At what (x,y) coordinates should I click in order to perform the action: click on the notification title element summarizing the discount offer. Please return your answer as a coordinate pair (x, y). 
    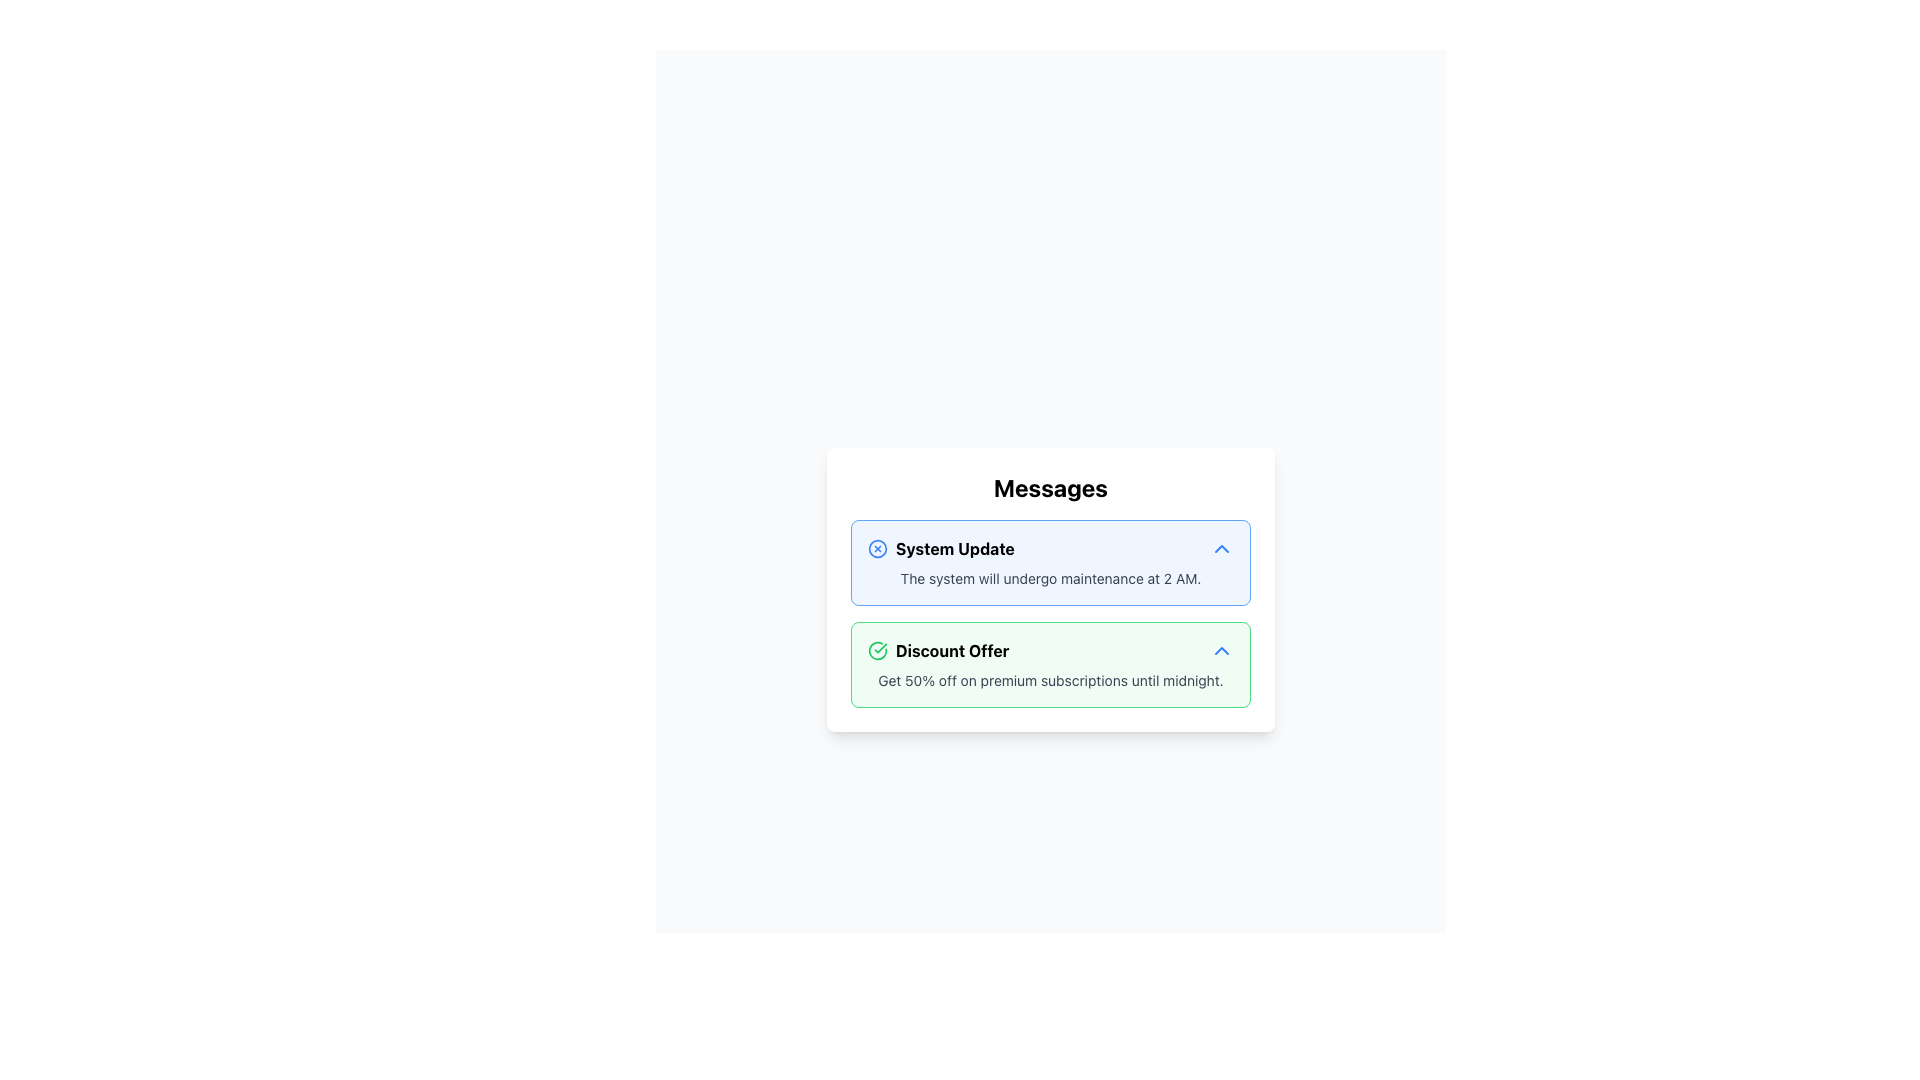
    Looking at the image, I should click on (937, 651).